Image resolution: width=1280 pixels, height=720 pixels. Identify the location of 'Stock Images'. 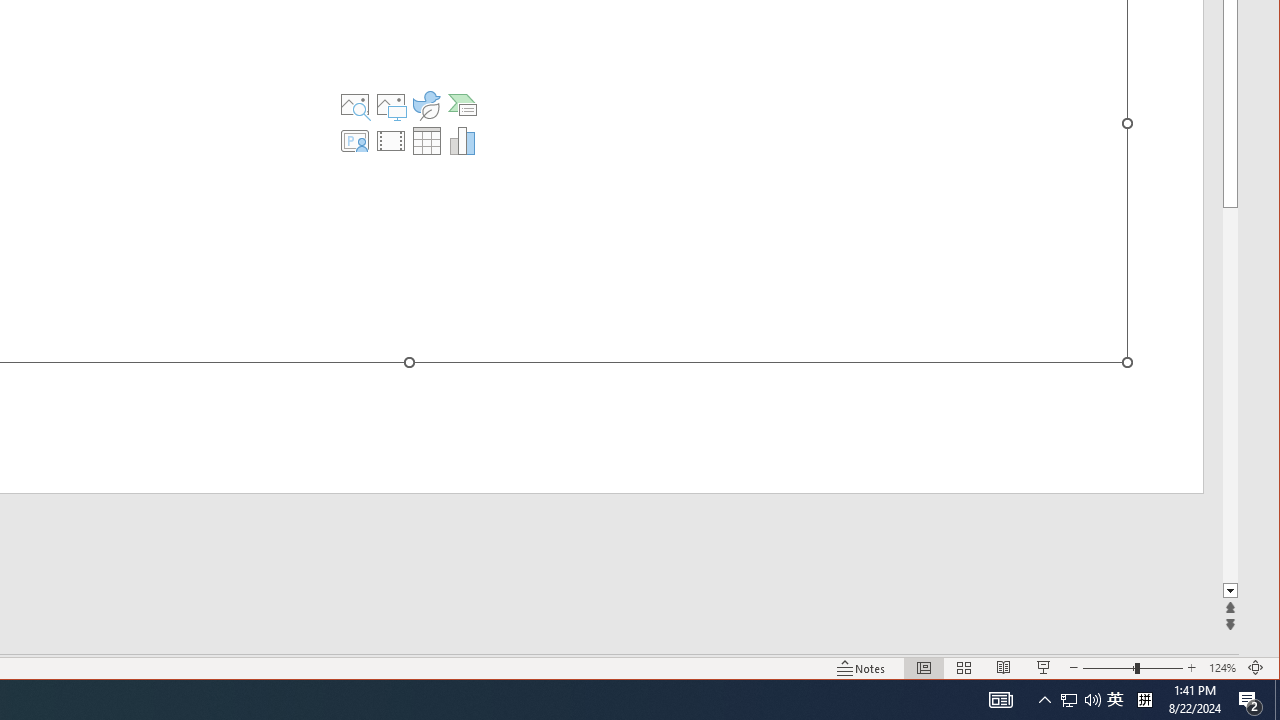
(355, 105).